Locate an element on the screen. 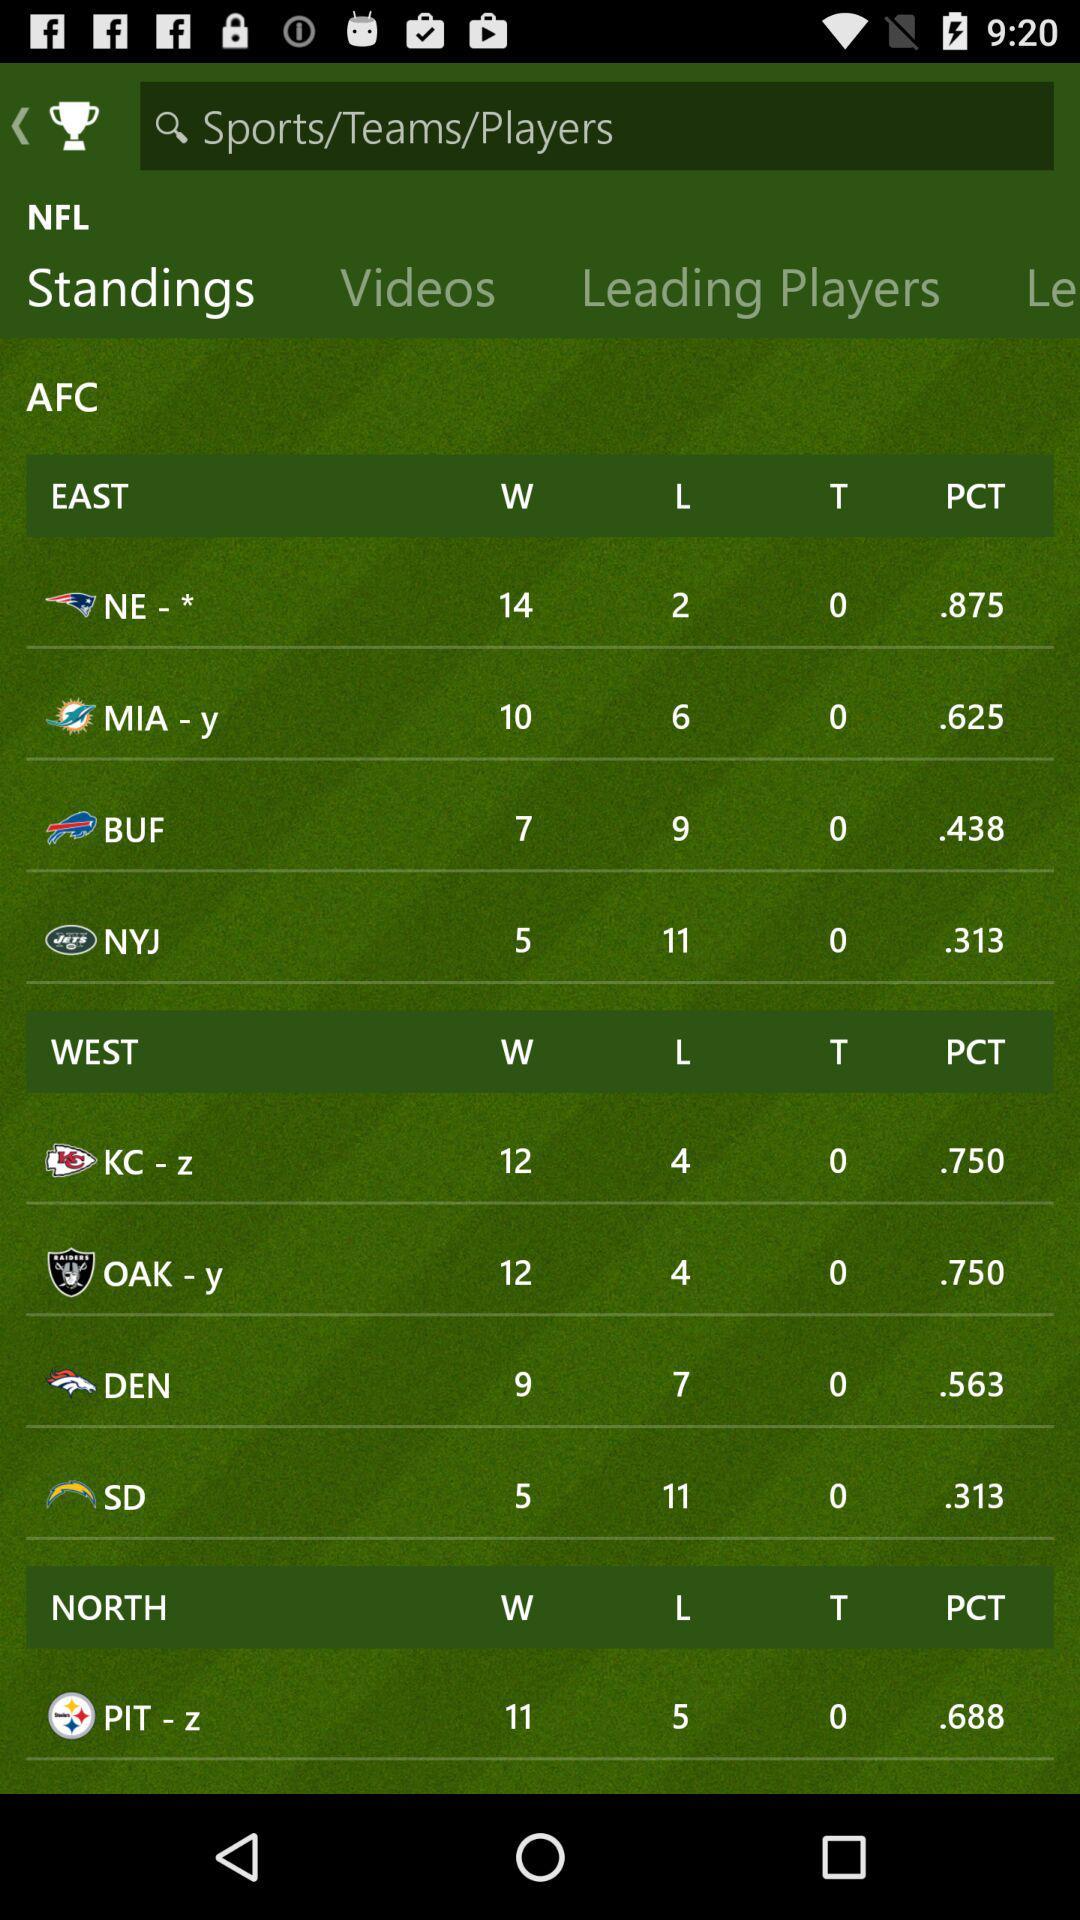 Image resolution: width=1080 pixels, height=1920 pixels. the icon which is before sd is located at coordinates (70, 1495).